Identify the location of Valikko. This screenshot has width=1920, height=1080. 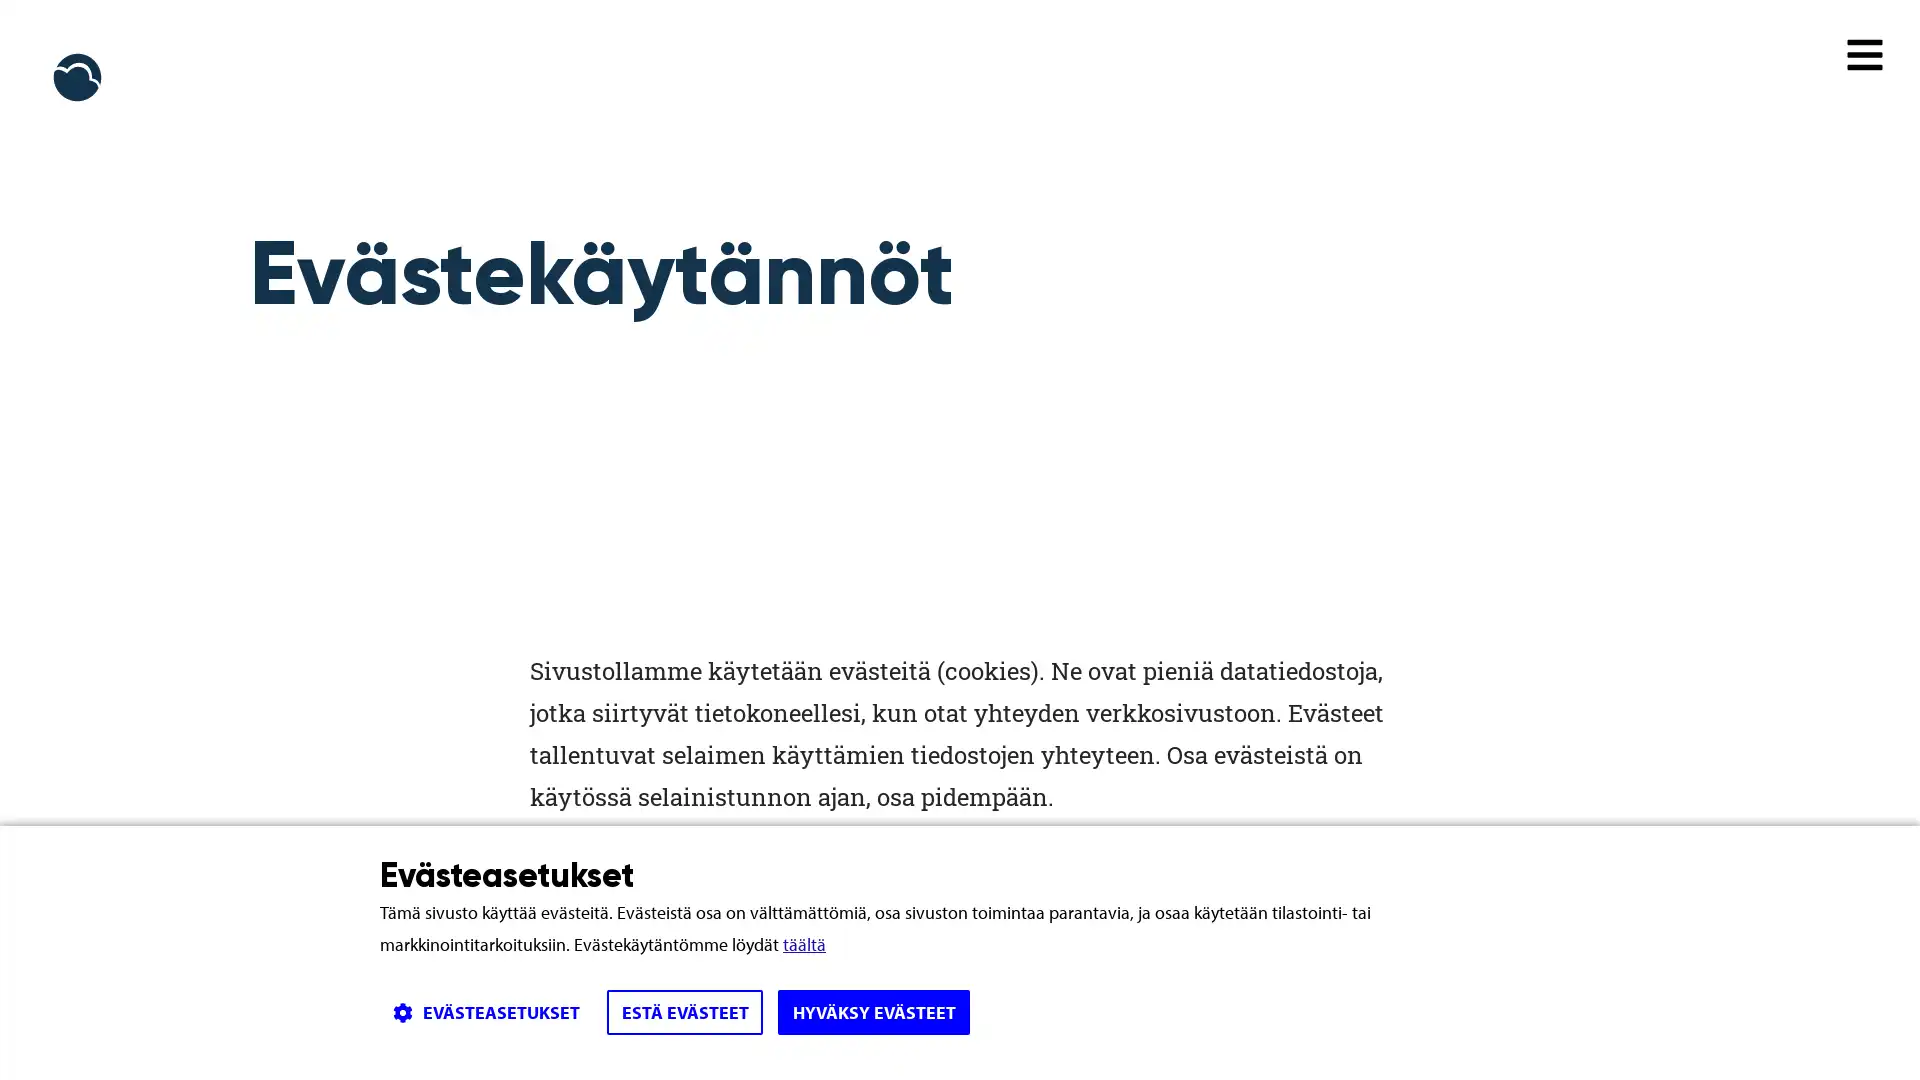
(1864, 53).